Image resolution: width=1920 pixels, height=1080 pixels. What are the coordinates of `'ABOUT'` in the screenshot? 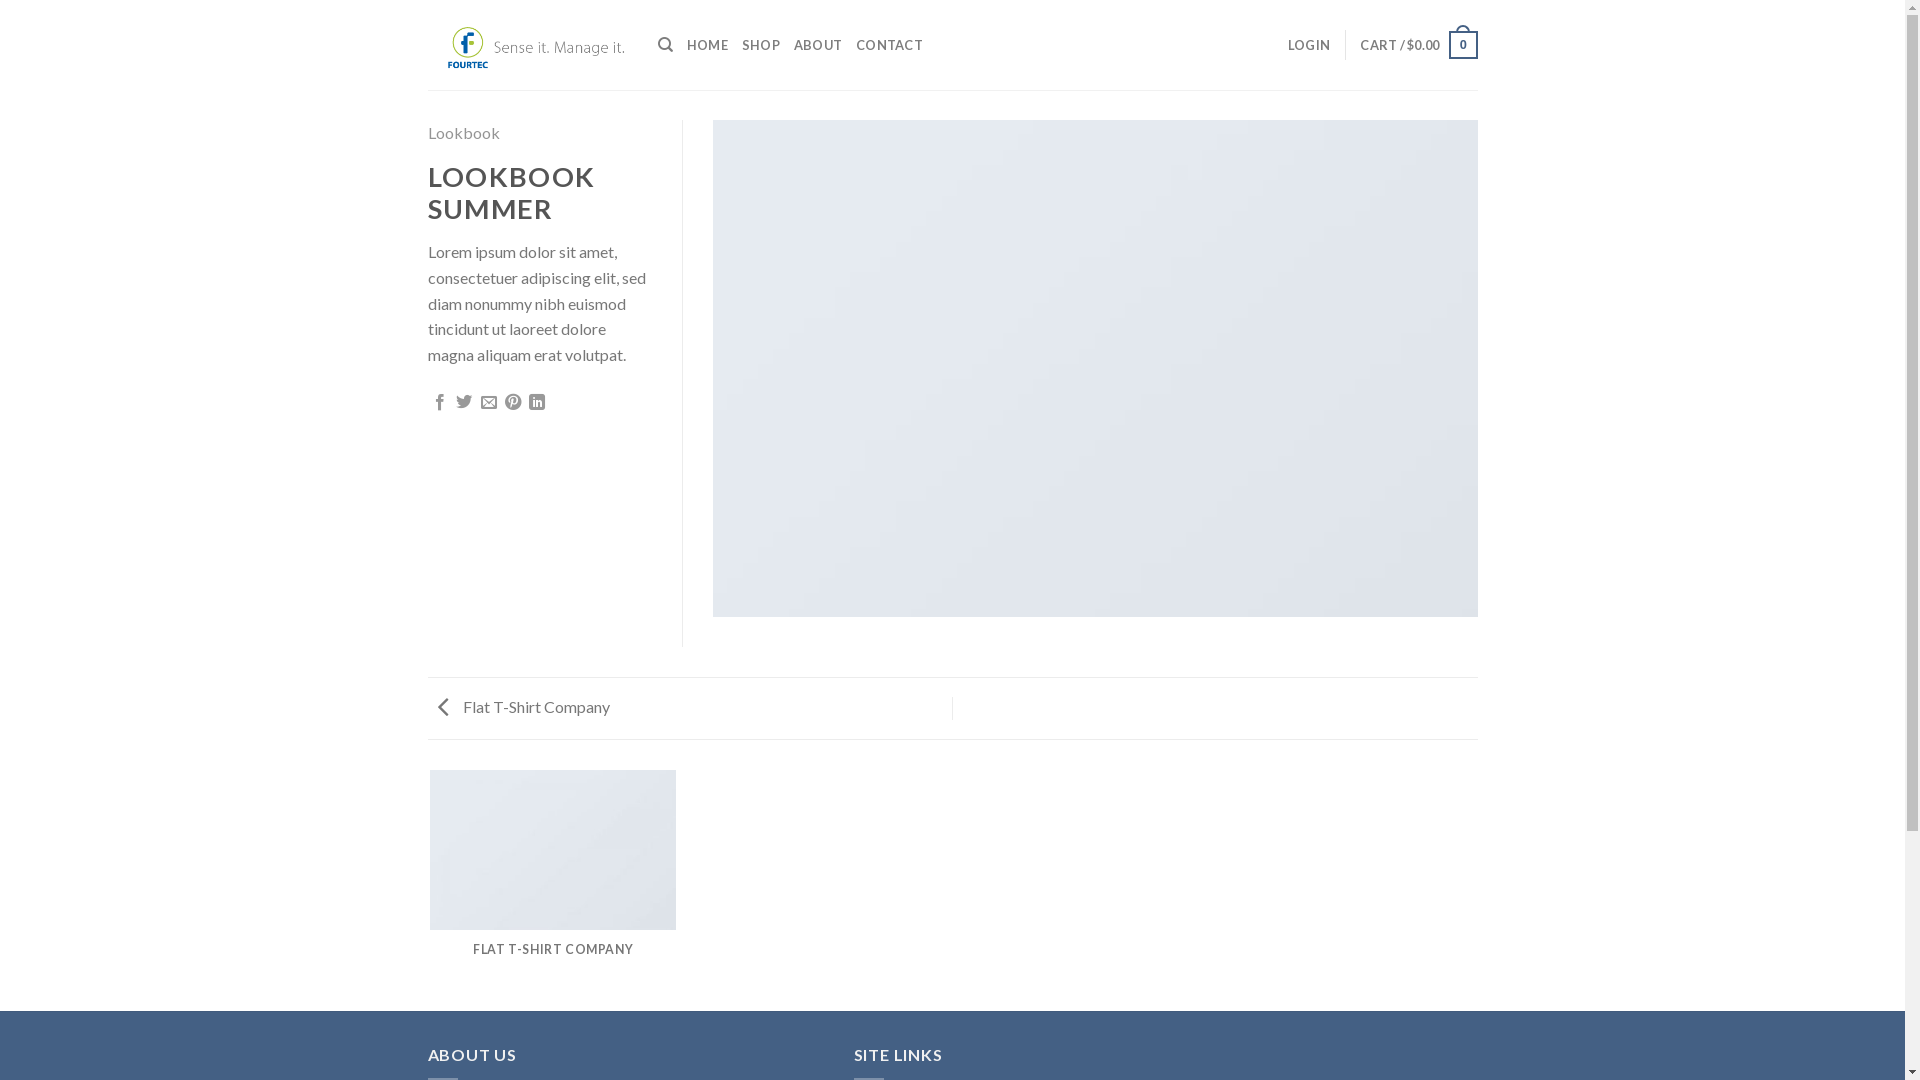 It's located at (817, 45).